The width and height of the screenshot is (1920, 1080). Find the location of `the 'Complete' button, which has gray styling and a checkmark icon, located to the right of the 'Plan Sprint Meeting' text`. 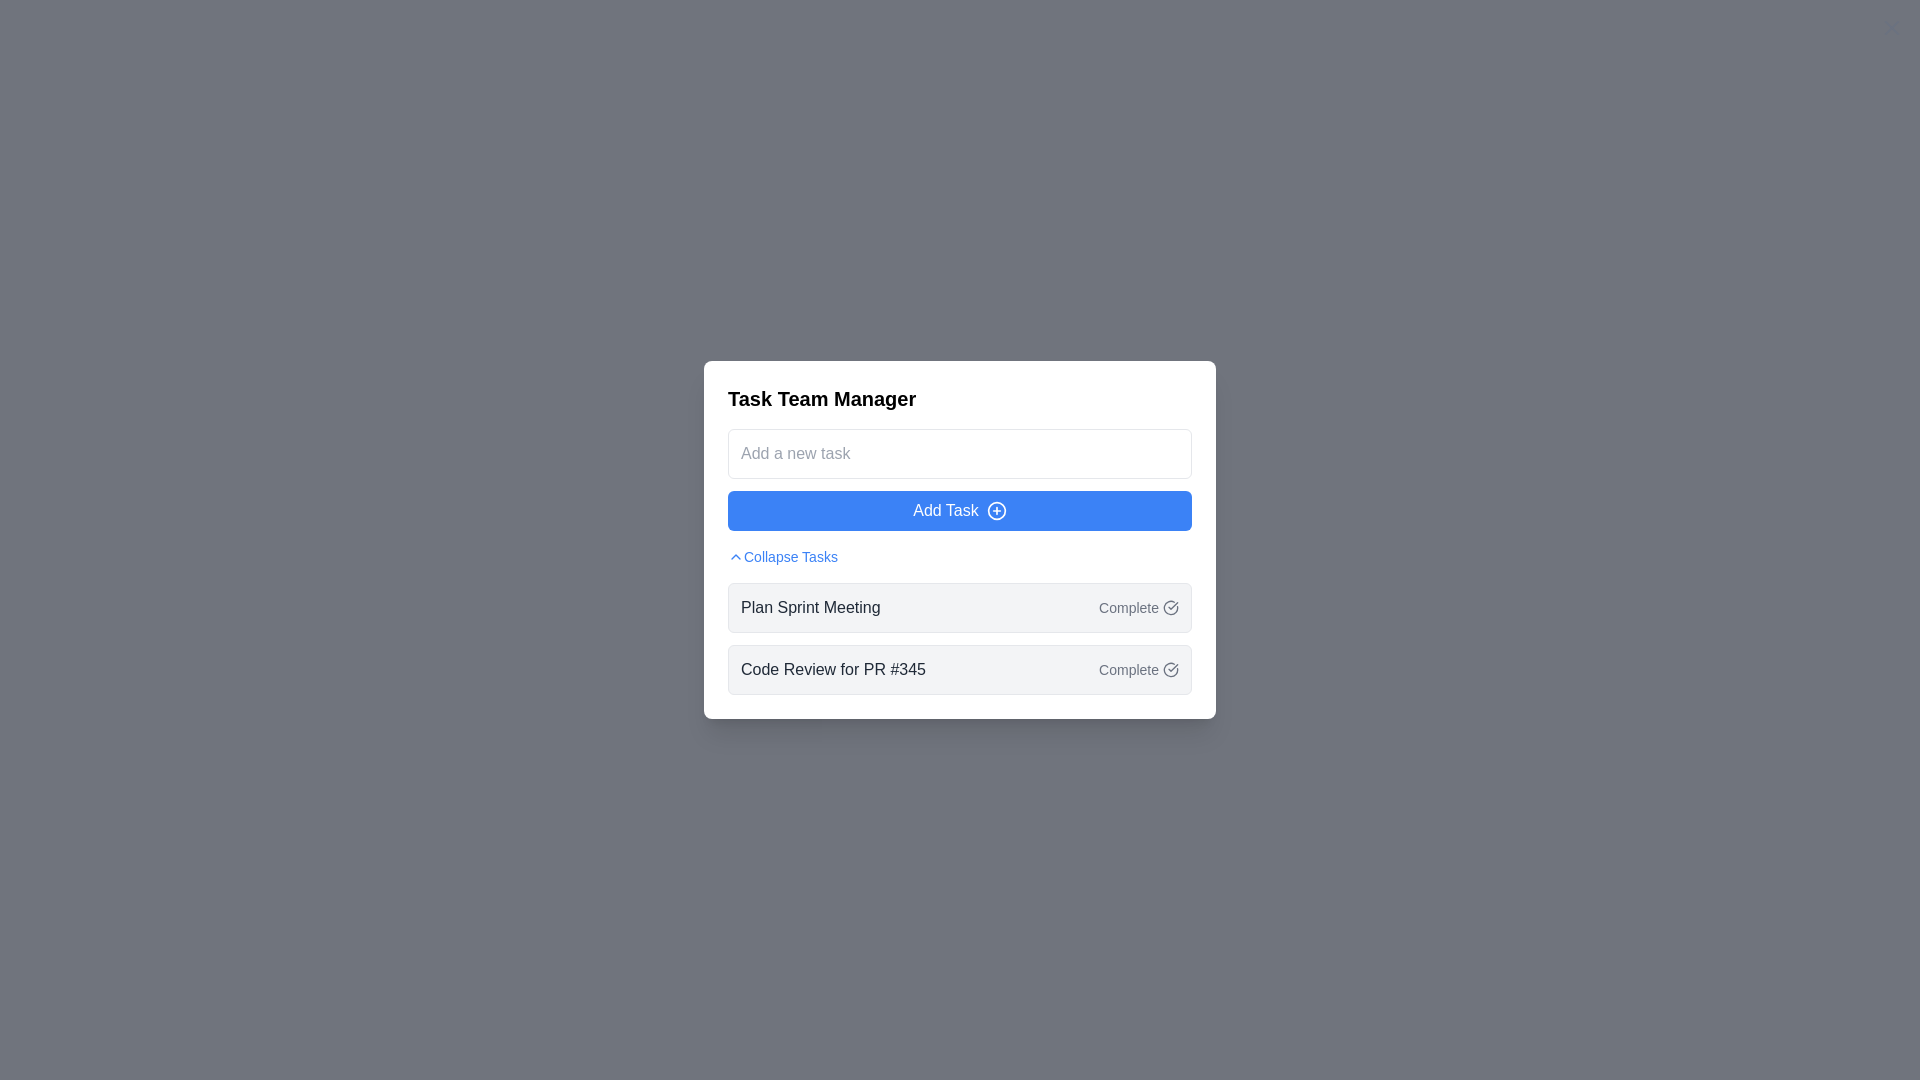

the 'Complete' button, which has gray styling and a checkmark icon, located to the right of the 'Plan Sprint Meeting' text is located at coordinates (1138, 607).